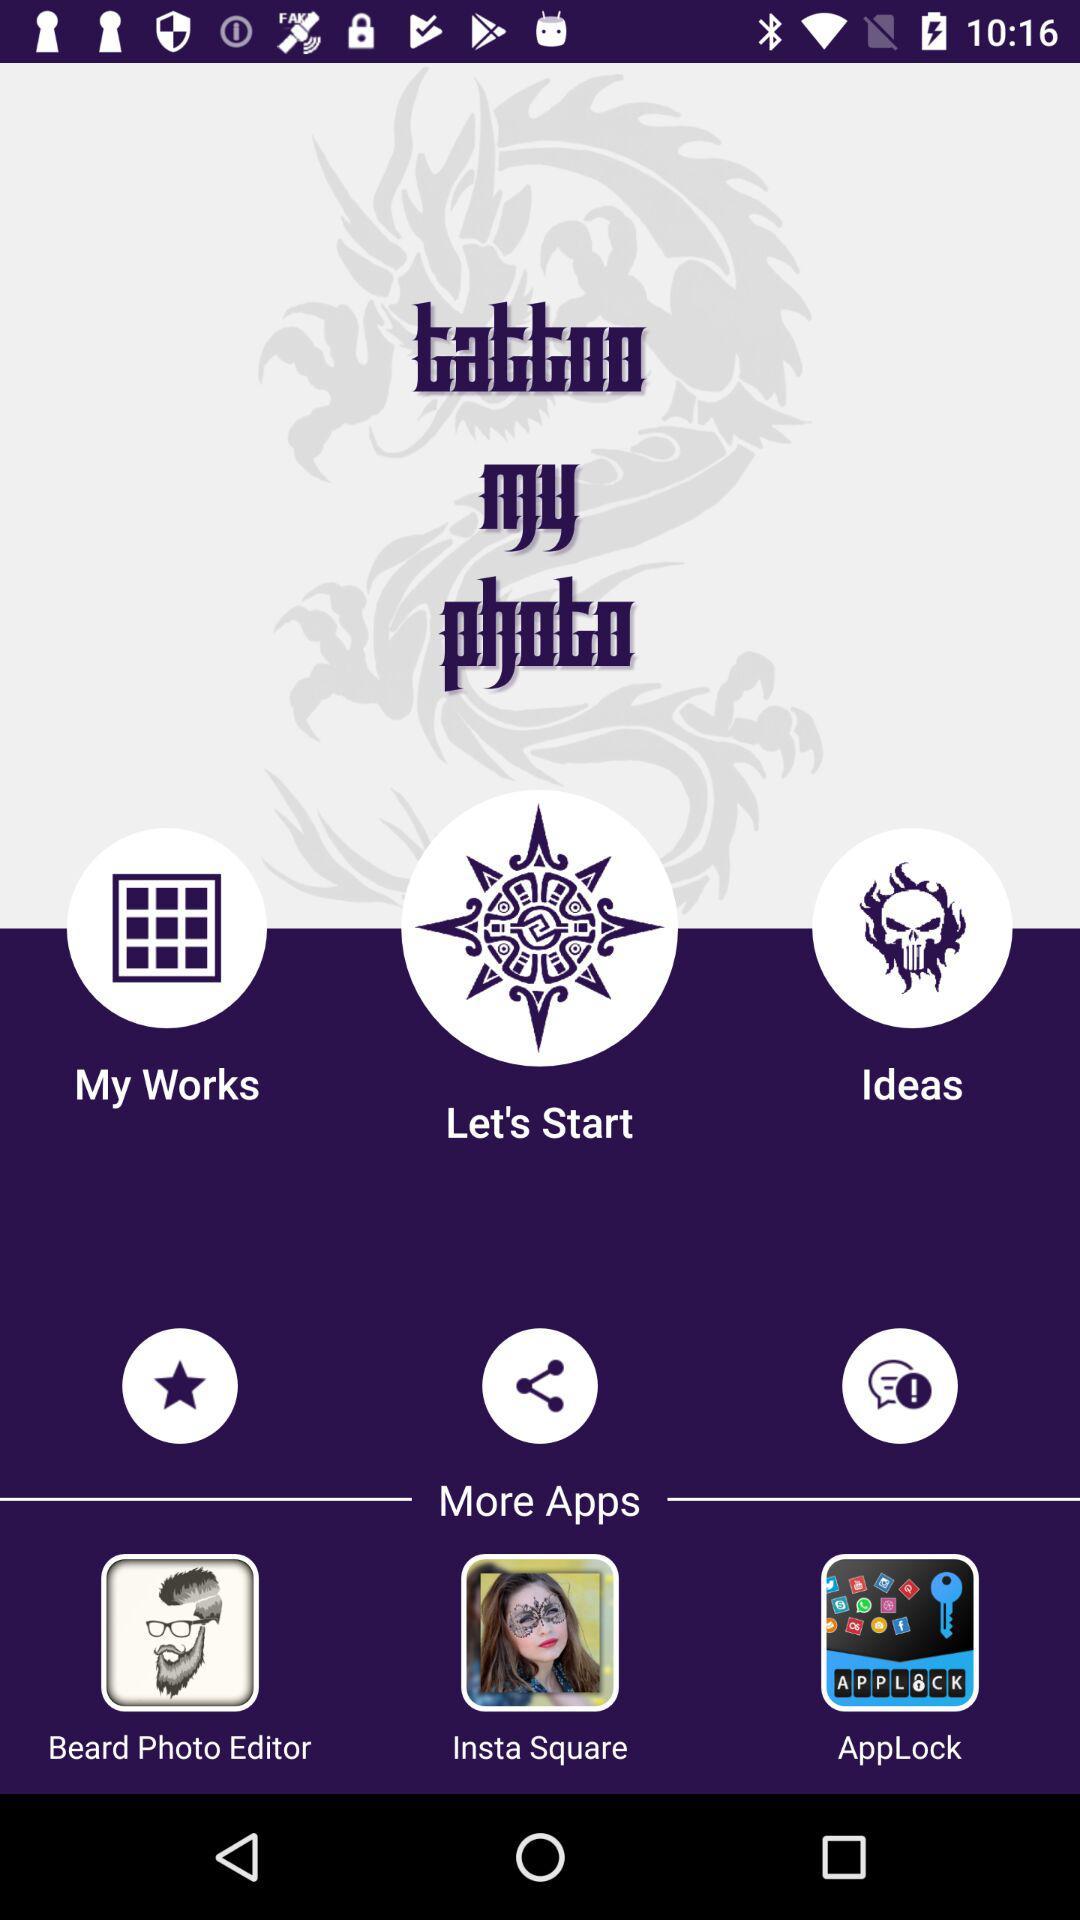 The width and height of the screenshot is (1080, 1920). Describe the element at coordinates (538, 927) in the screenshot. I see `the option above lets start` at that location.